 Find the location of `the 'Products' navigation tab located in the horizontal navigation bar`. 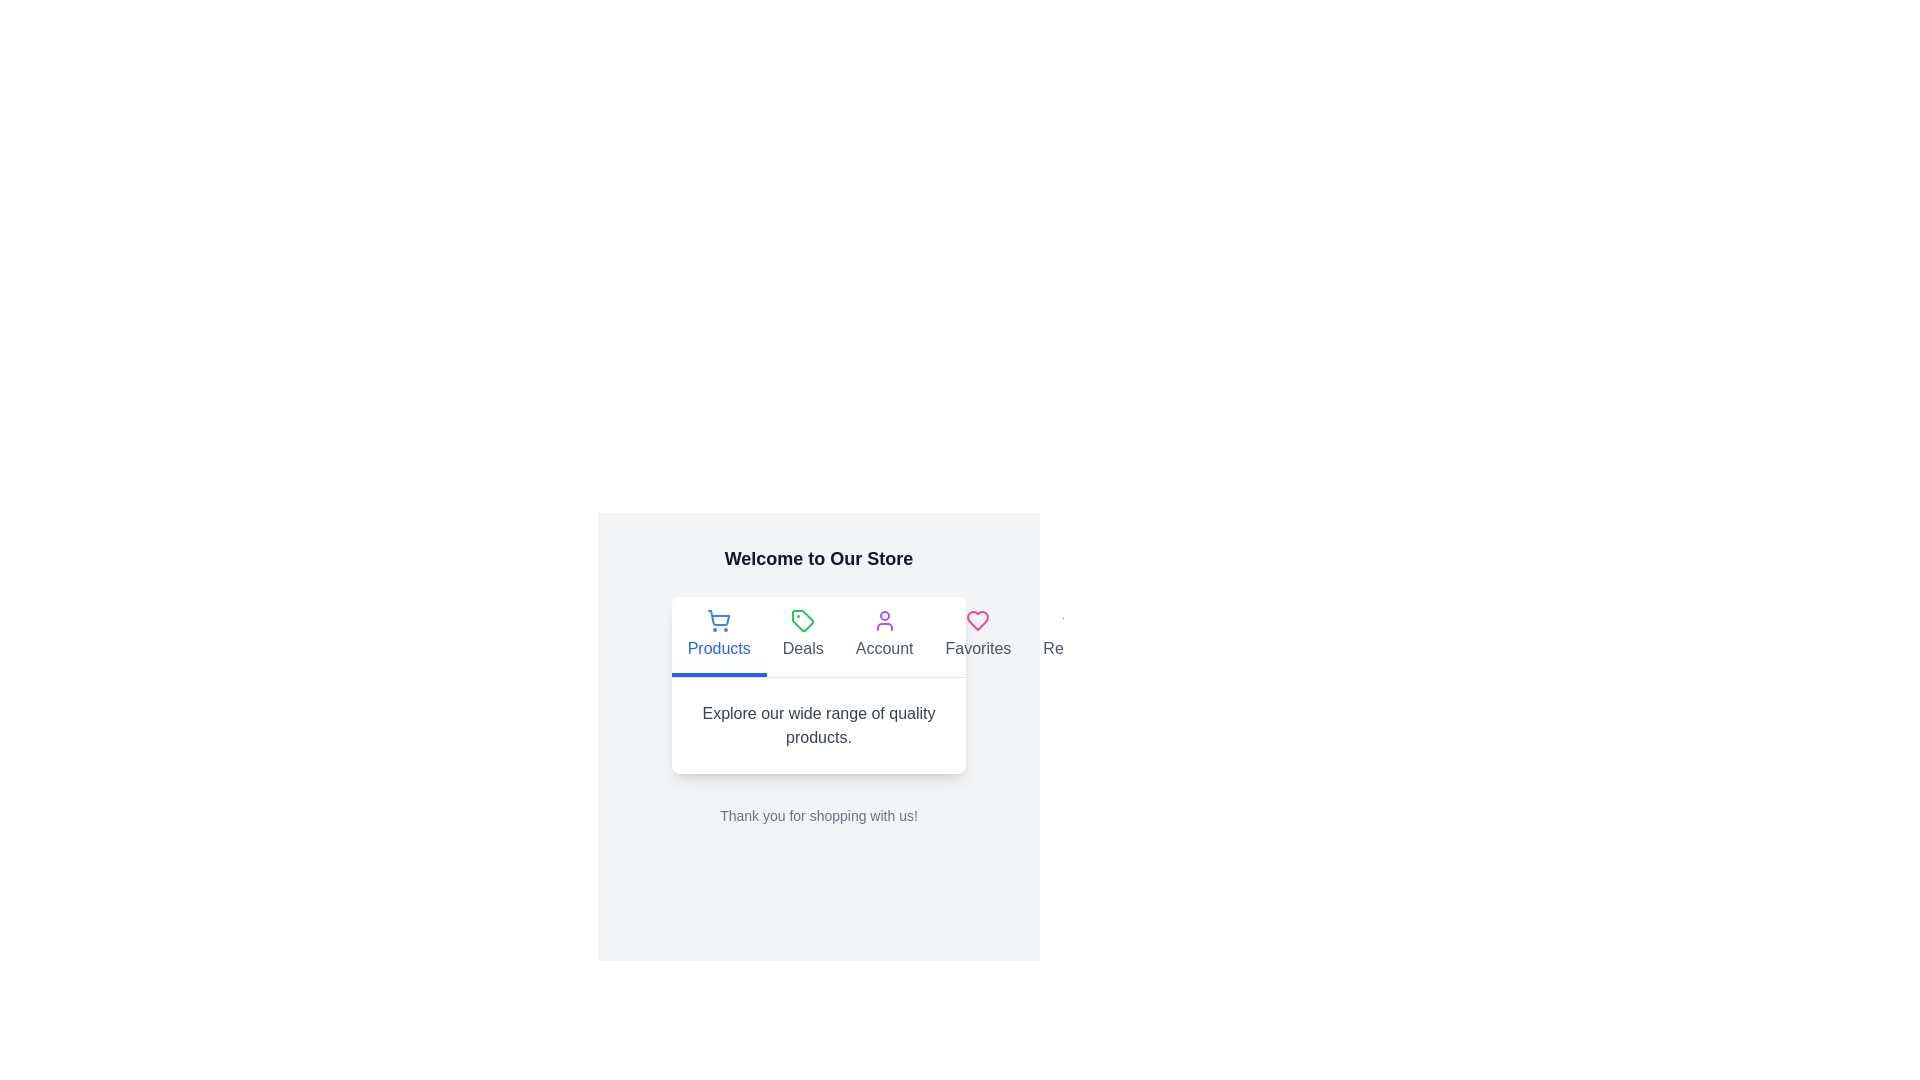

the 'Products' navigation tab located in the horizontal navigation bar is located at coordinates (719, 636).